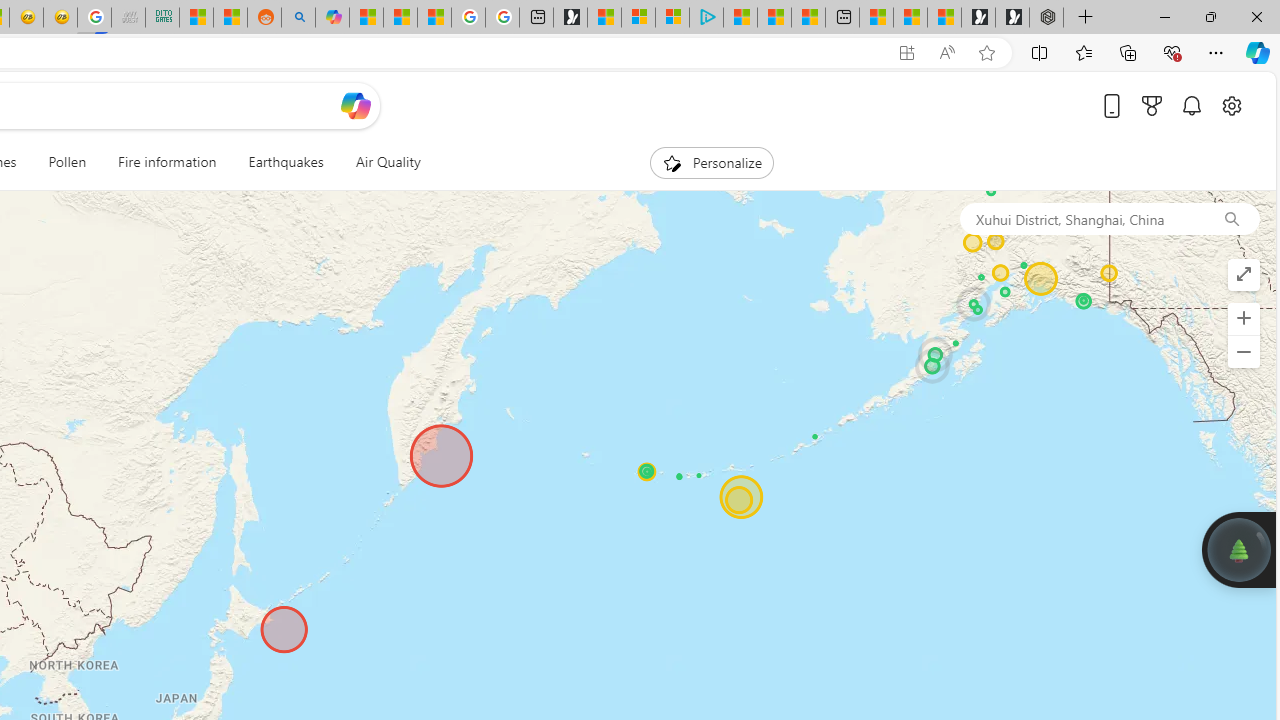  What do you see at coordinates (1215, 51) in the screenshot?
I see `'Settings and more (Alt+F)'` at bounding box center [1215, 51].